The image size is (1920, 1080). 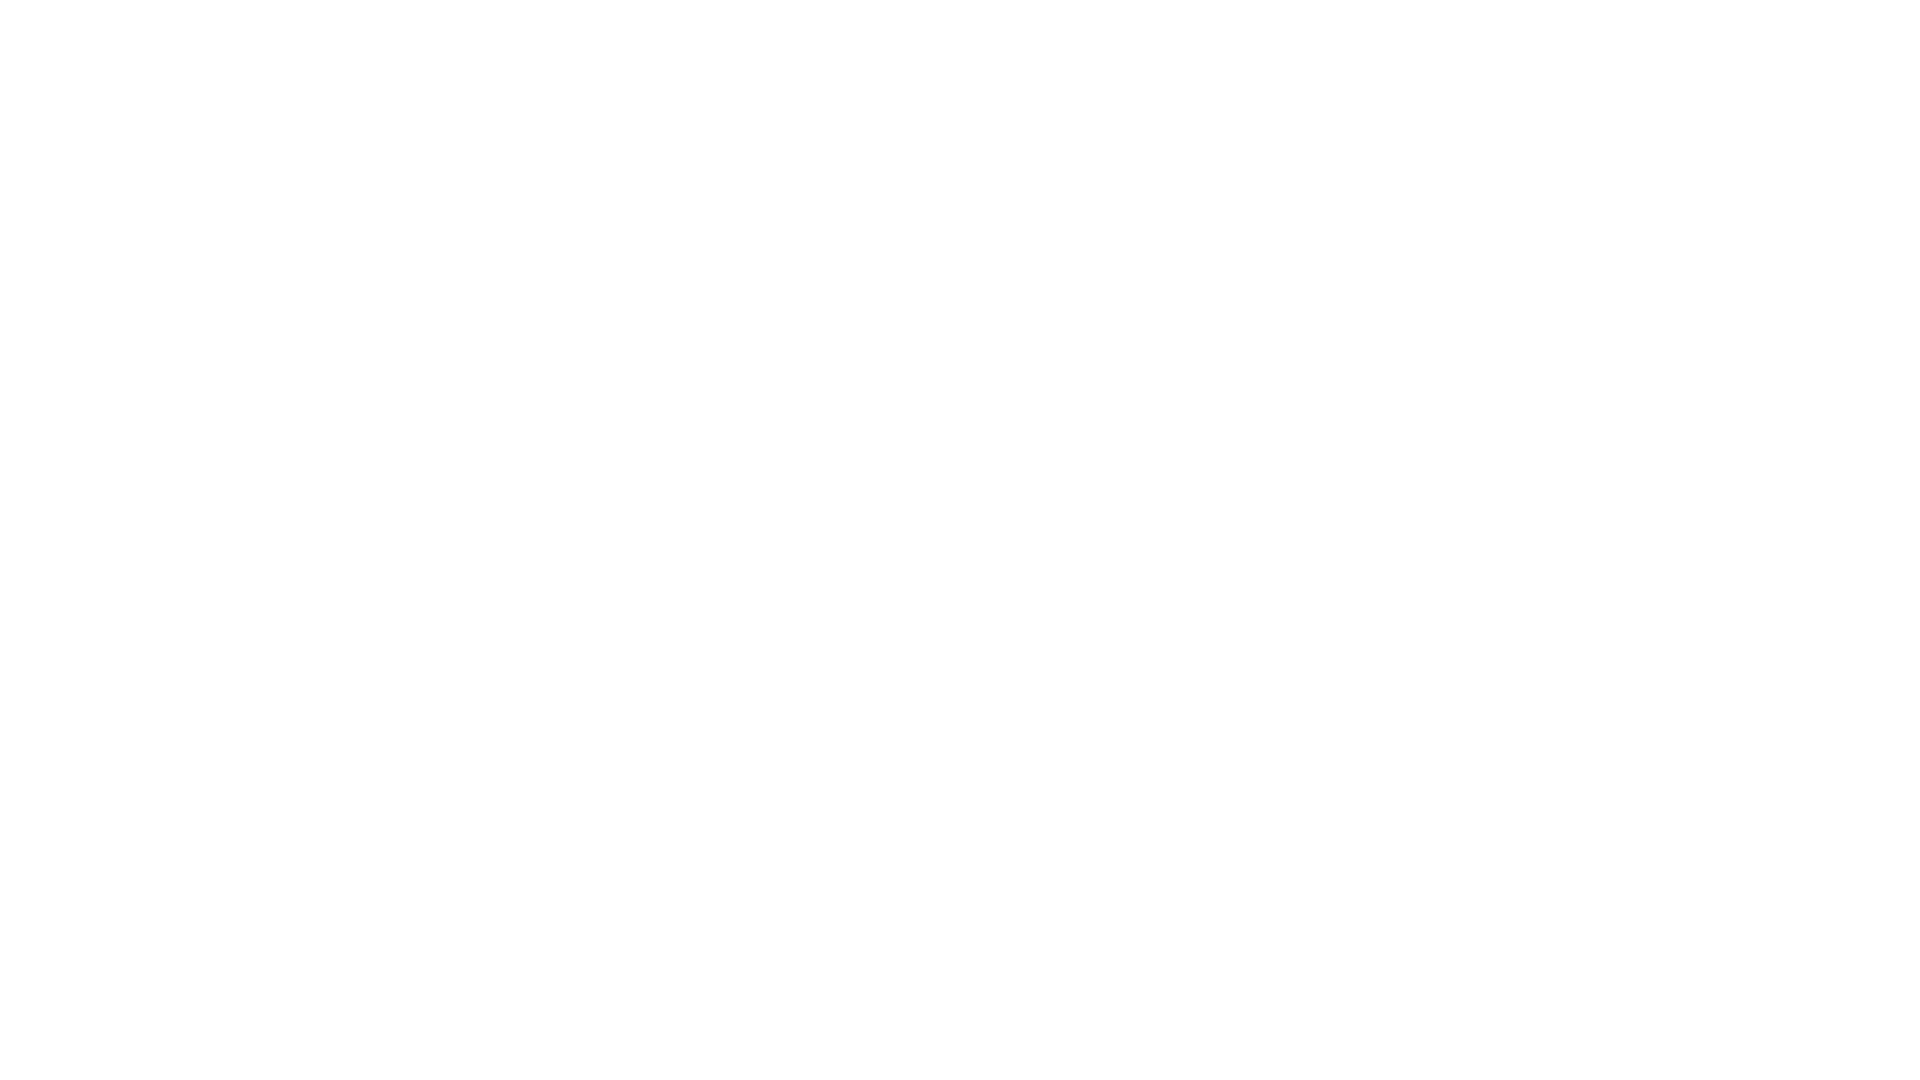 I want to click on Clear filters, so click(x=616, y=562).